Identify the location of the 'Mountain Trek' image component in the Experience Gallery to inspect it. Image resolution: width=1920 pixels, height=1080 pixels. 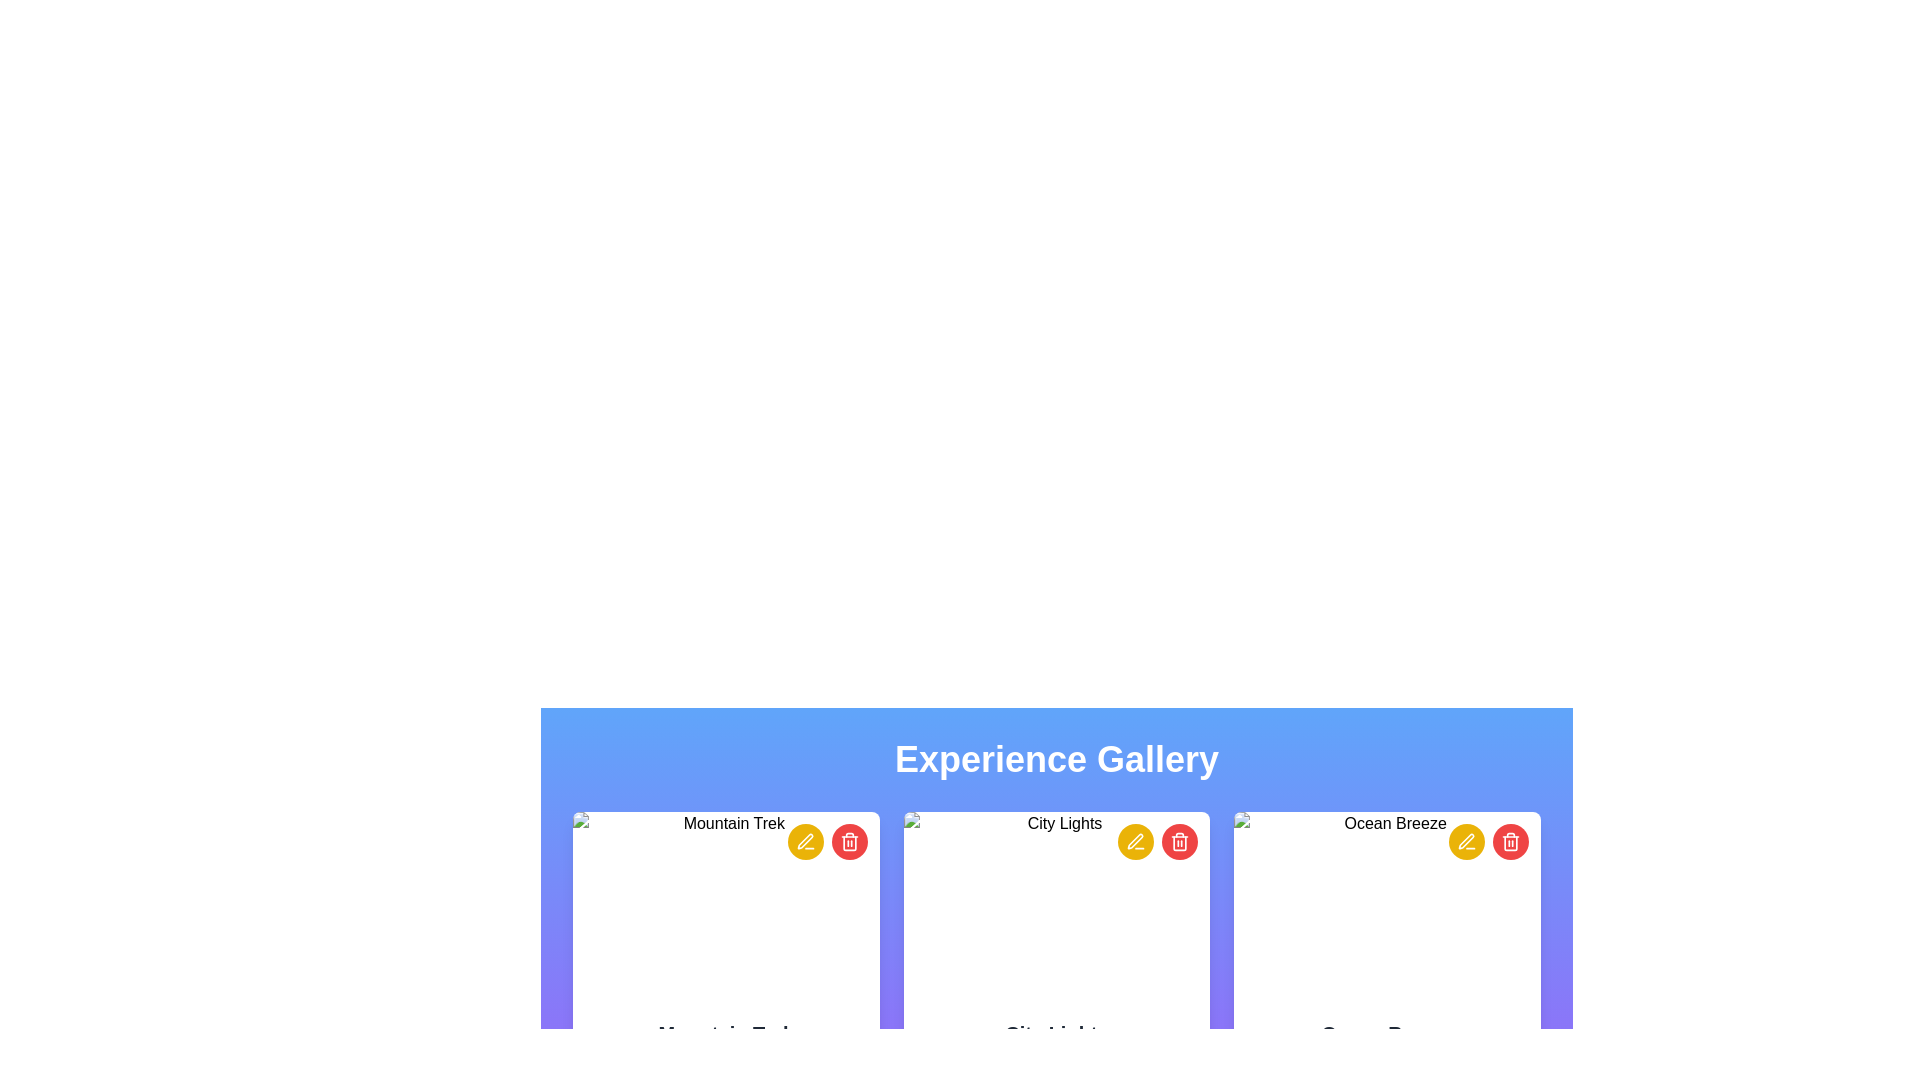
(725, 907).